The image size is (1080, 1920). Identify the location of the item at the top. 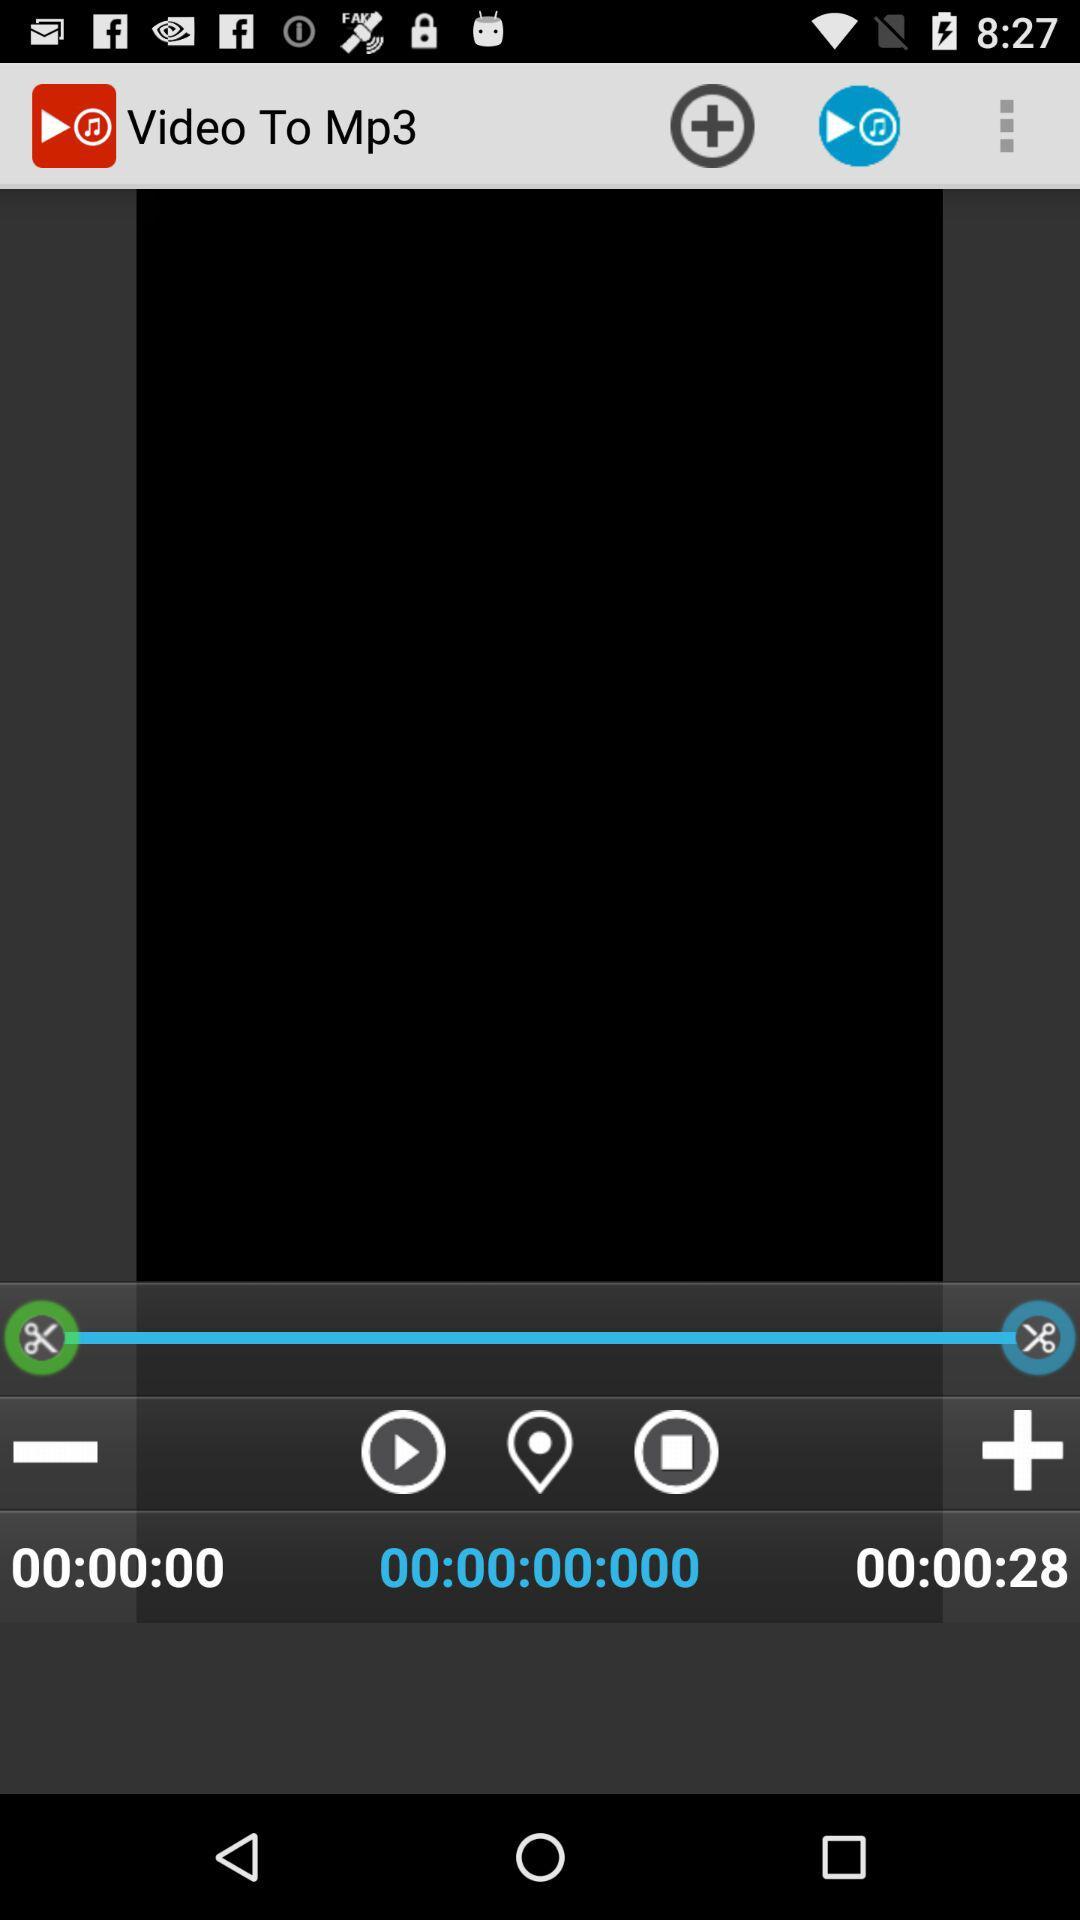
(711, 124).